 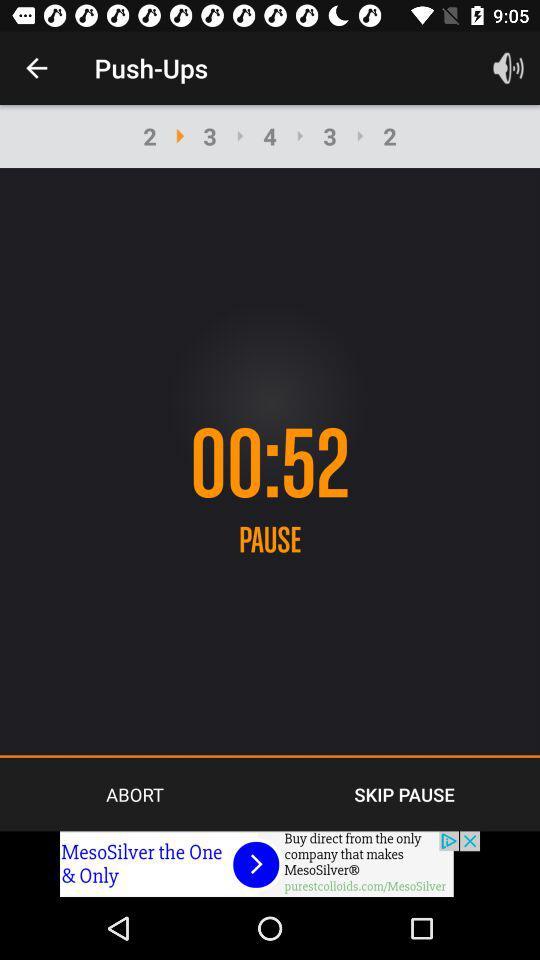 I want to click on the sound icon, so click(x=508, y=68).